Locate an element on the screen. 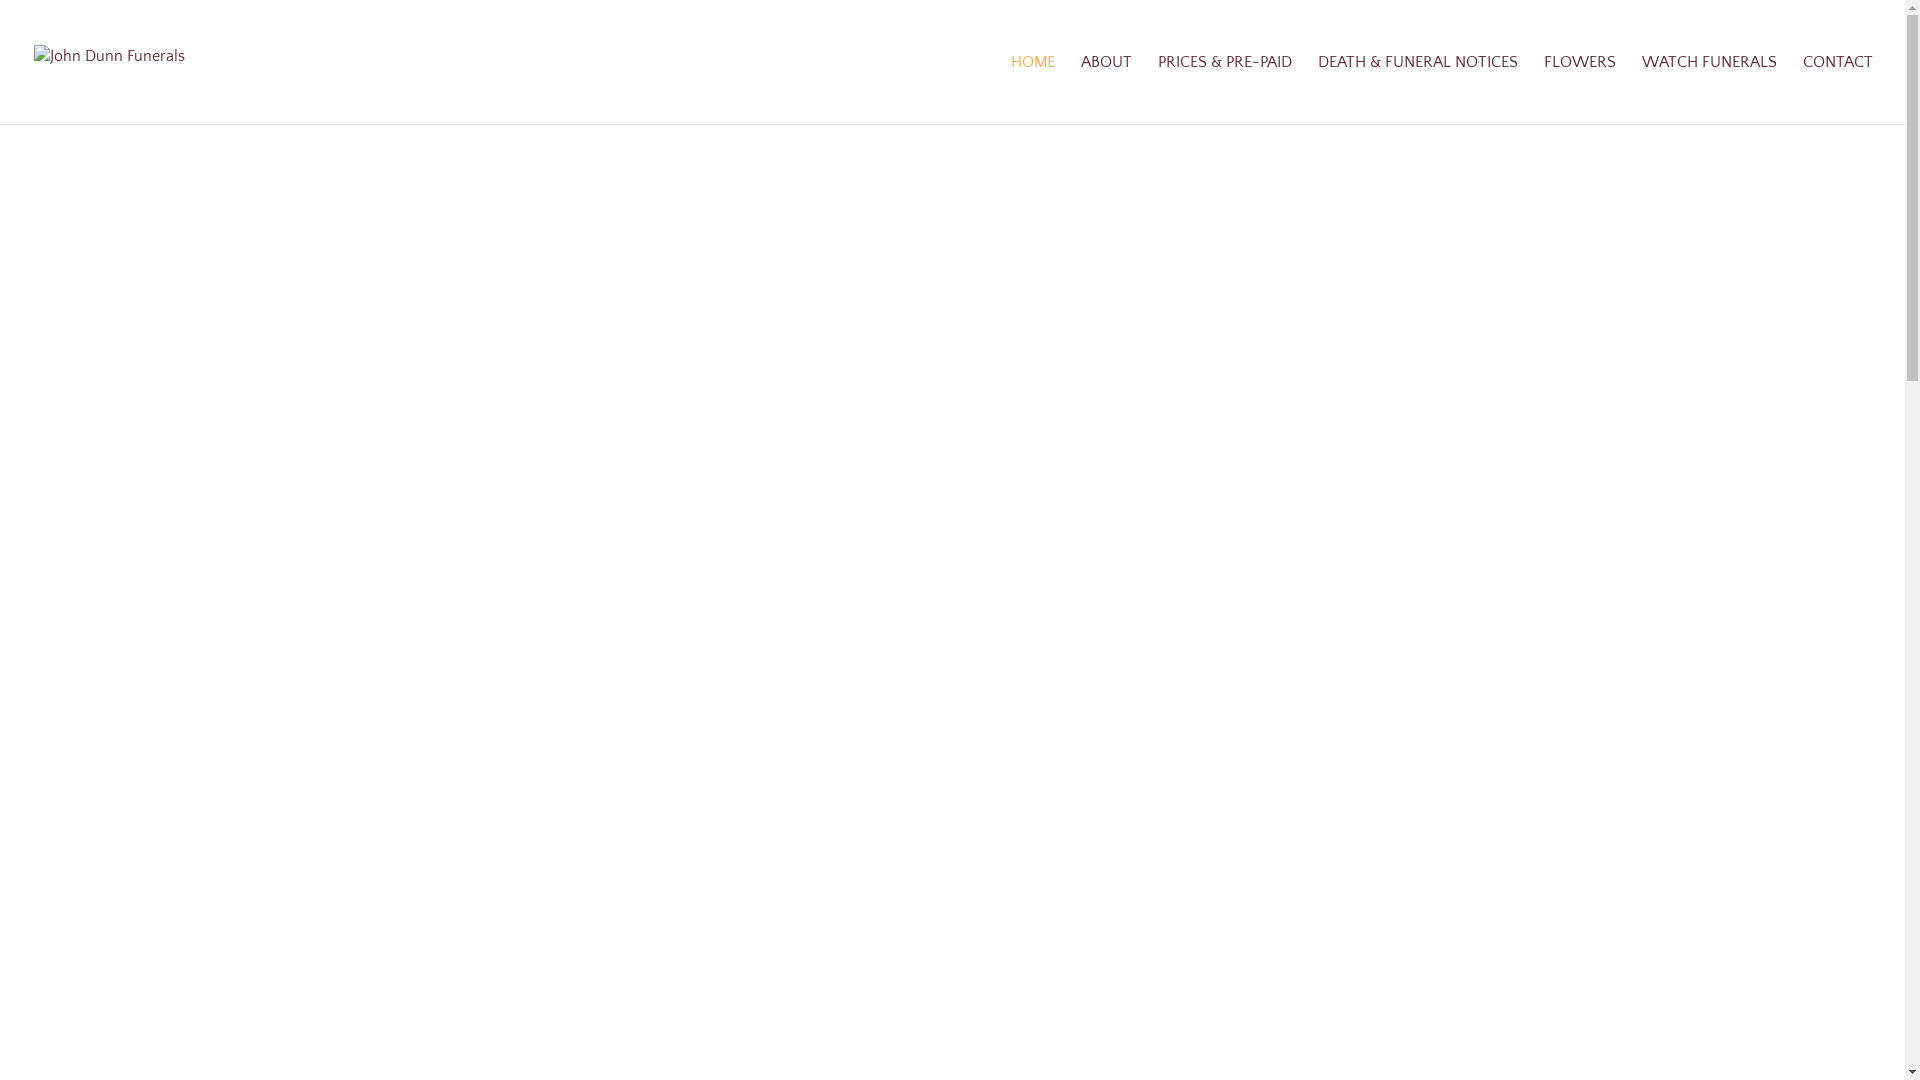 The image size is (1920, 1080). 'WATCH FUNERALS' is located at coordinates (1641, 88).